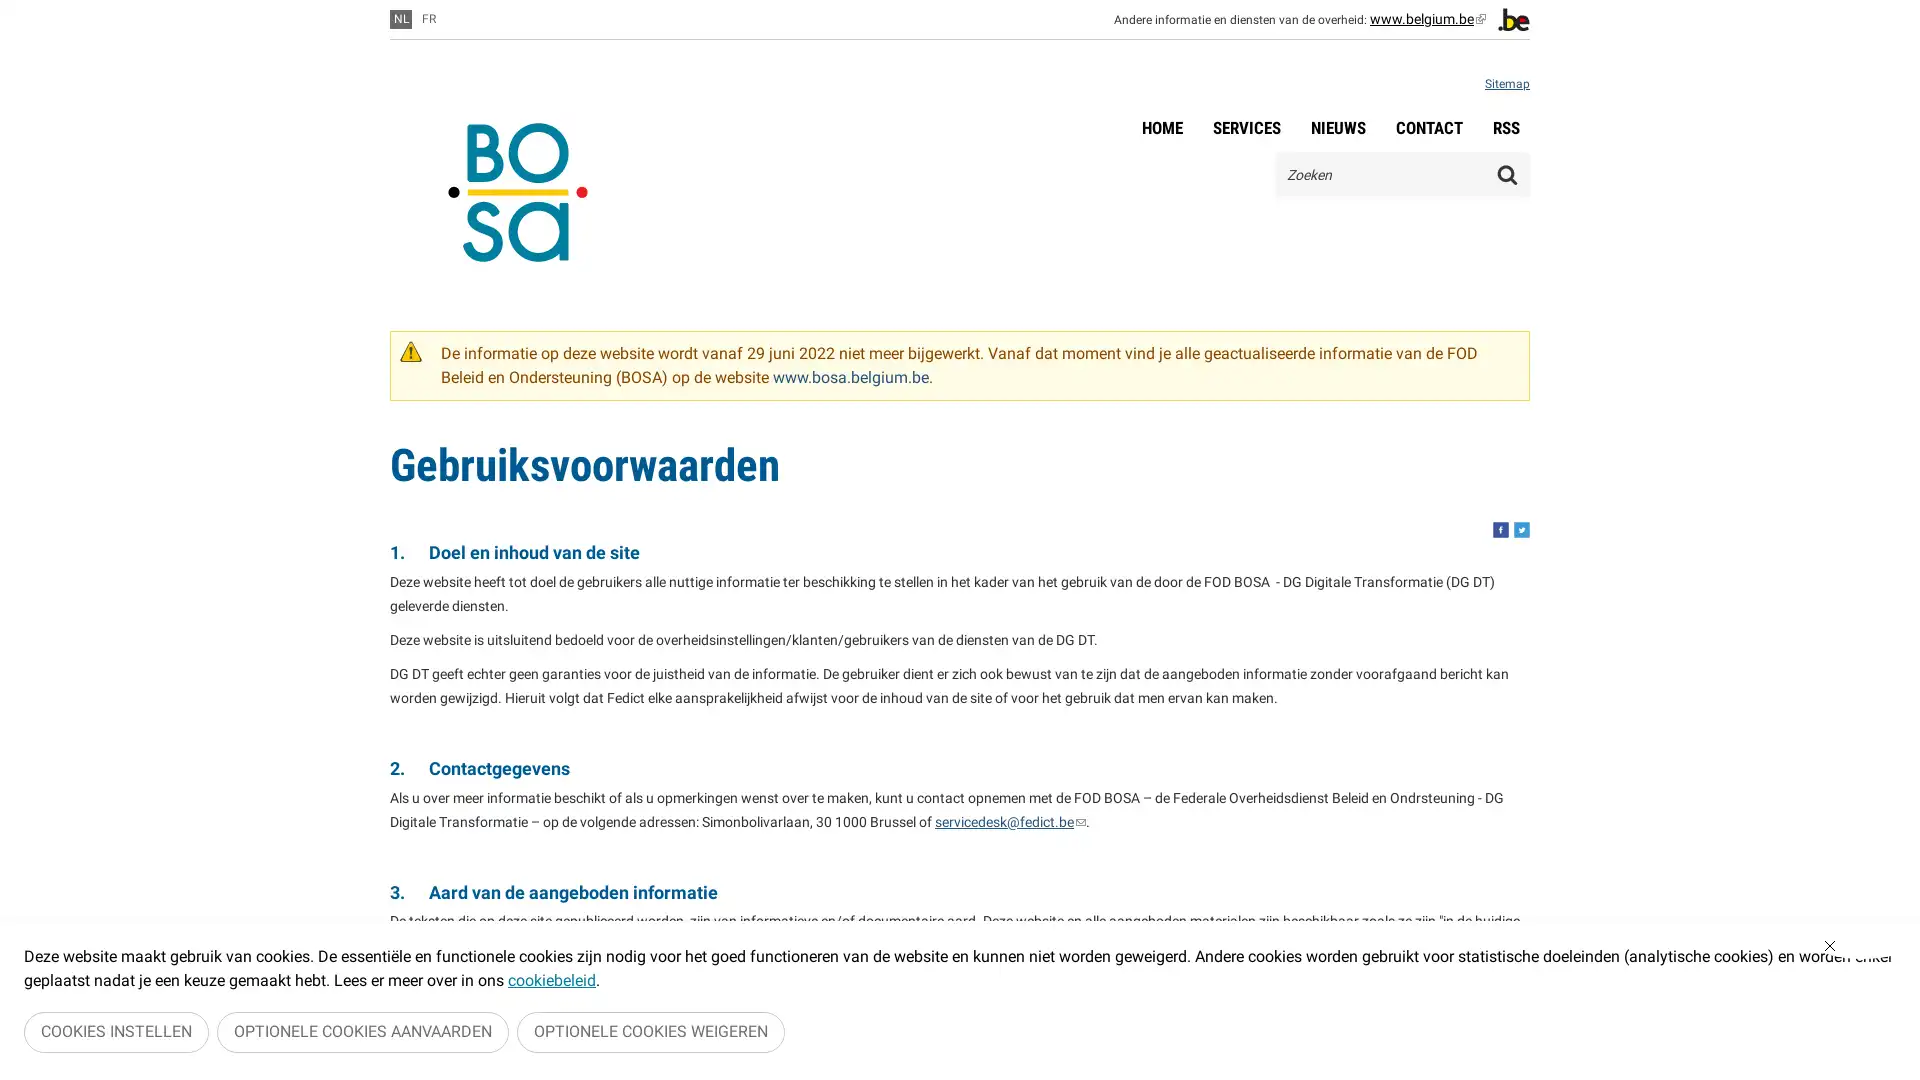  I want to click on OPTIONELE COOKIES AANVAARDEN, so click(363, 1034).